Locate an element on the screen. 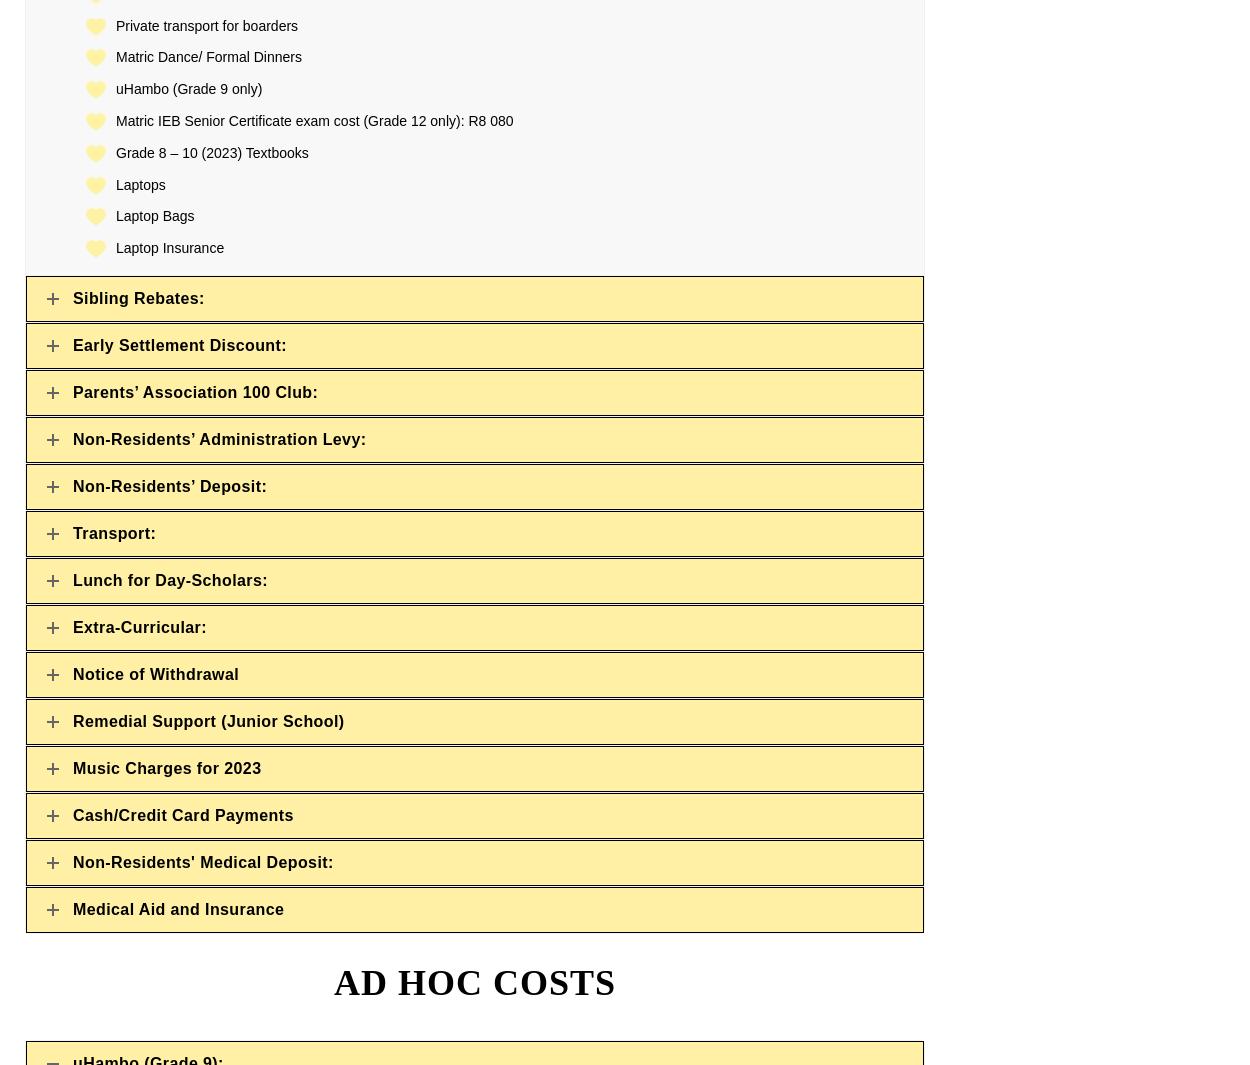 The height and width of the screenshot is (1065, 1250). 'Laptops' is located at coordinates (140, 183).